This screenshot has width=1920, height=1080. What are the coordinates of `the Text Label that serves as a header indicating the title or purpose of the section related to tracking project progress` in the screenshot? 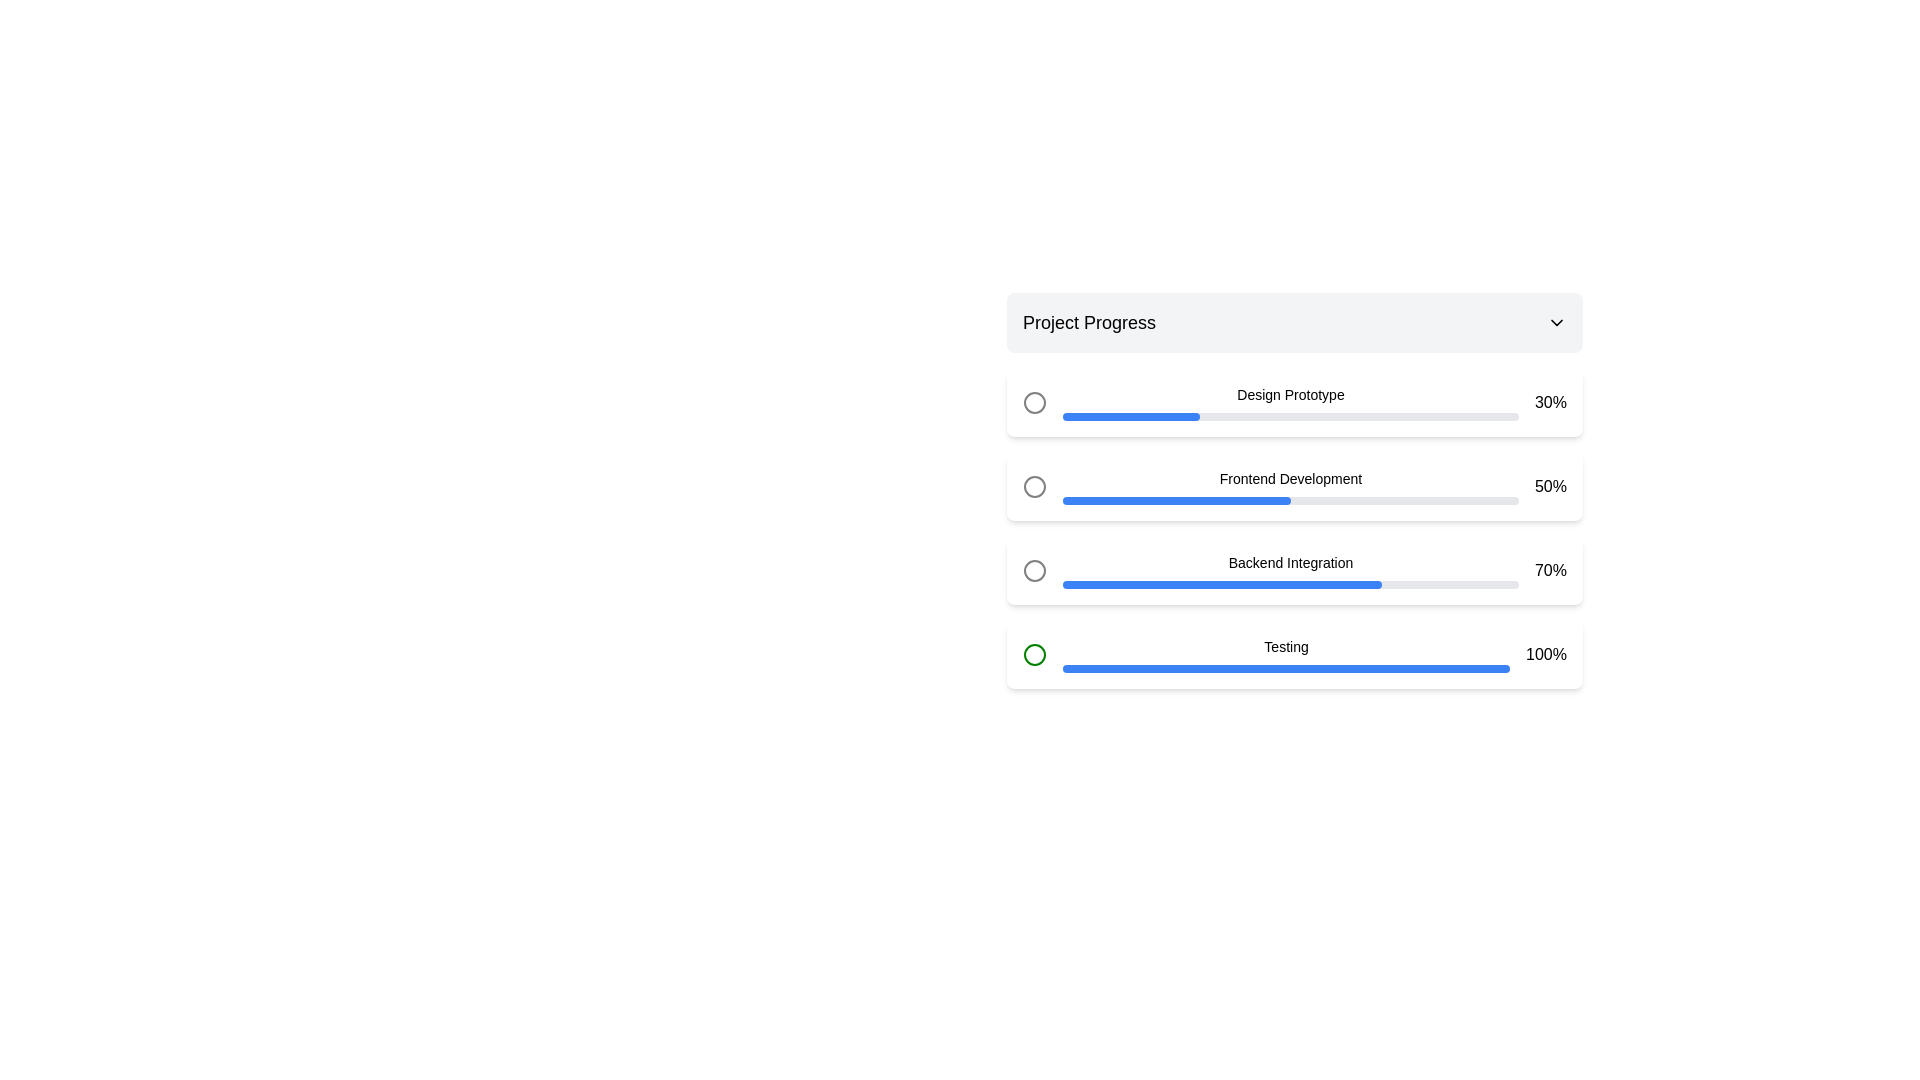 It's located at (1088, 322).